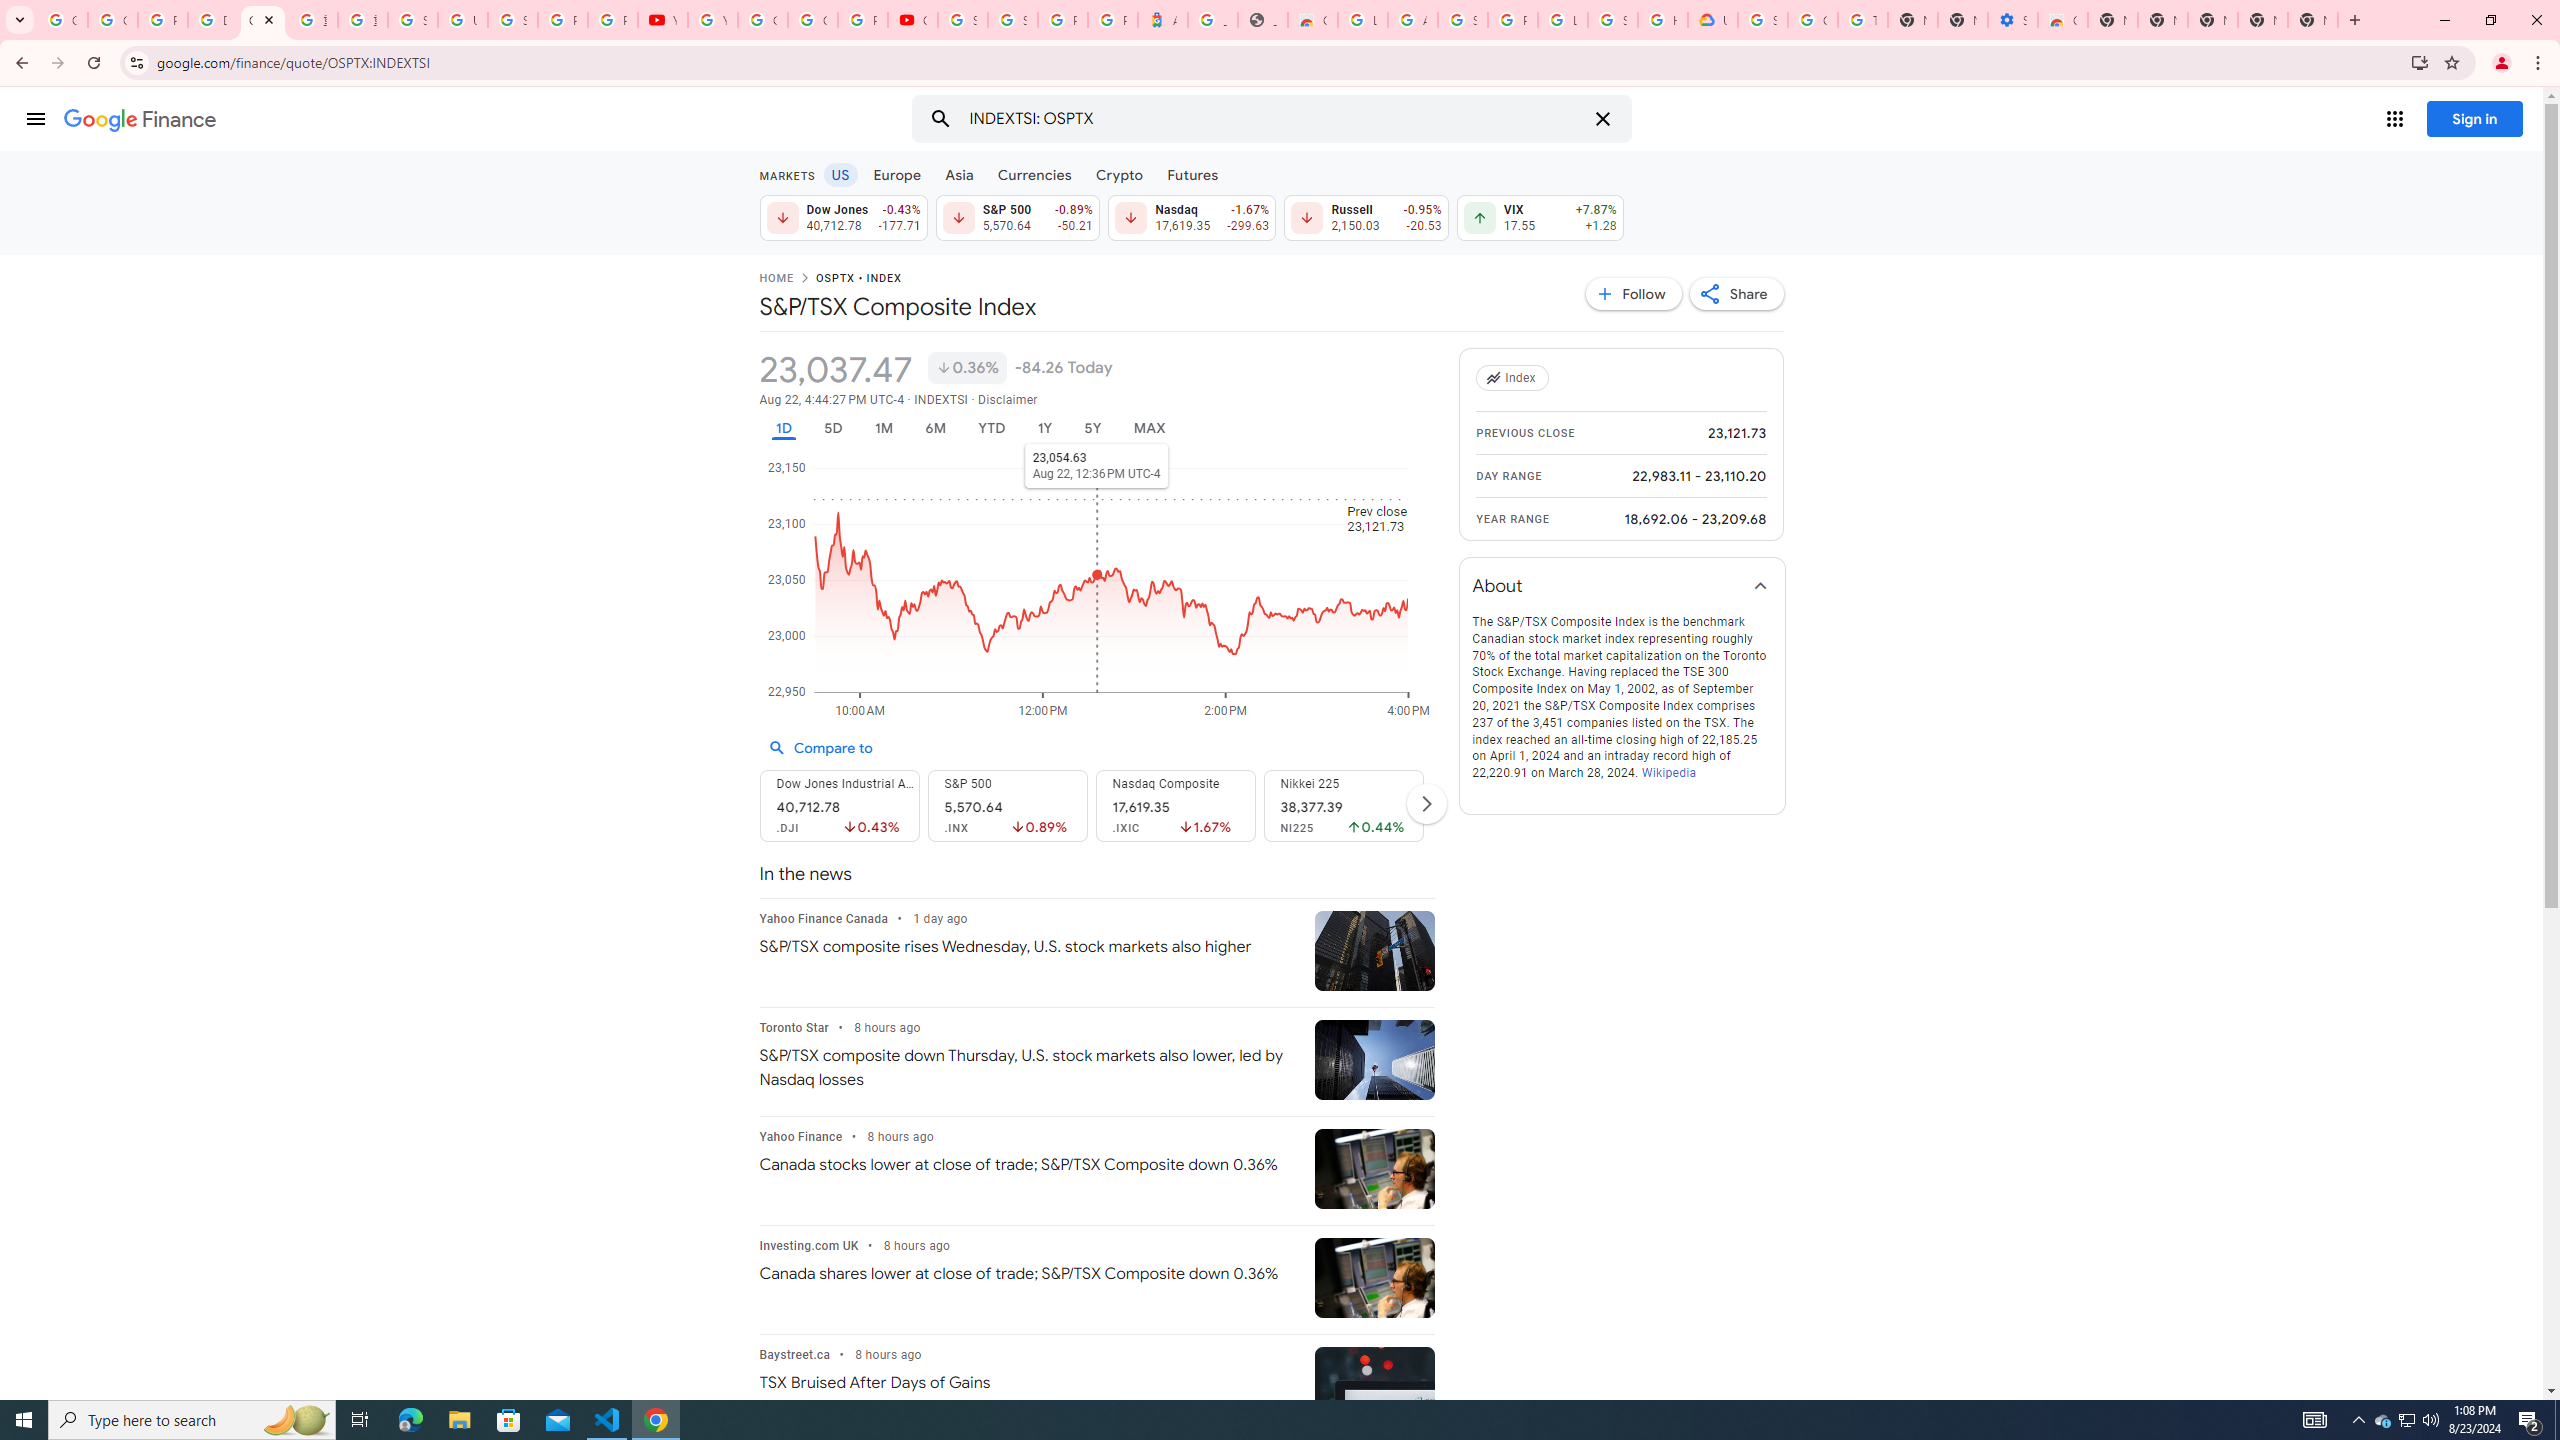 The width and height of the screenshot is (2560, 1440). I want to click on 'HOME', so click(774, 279).